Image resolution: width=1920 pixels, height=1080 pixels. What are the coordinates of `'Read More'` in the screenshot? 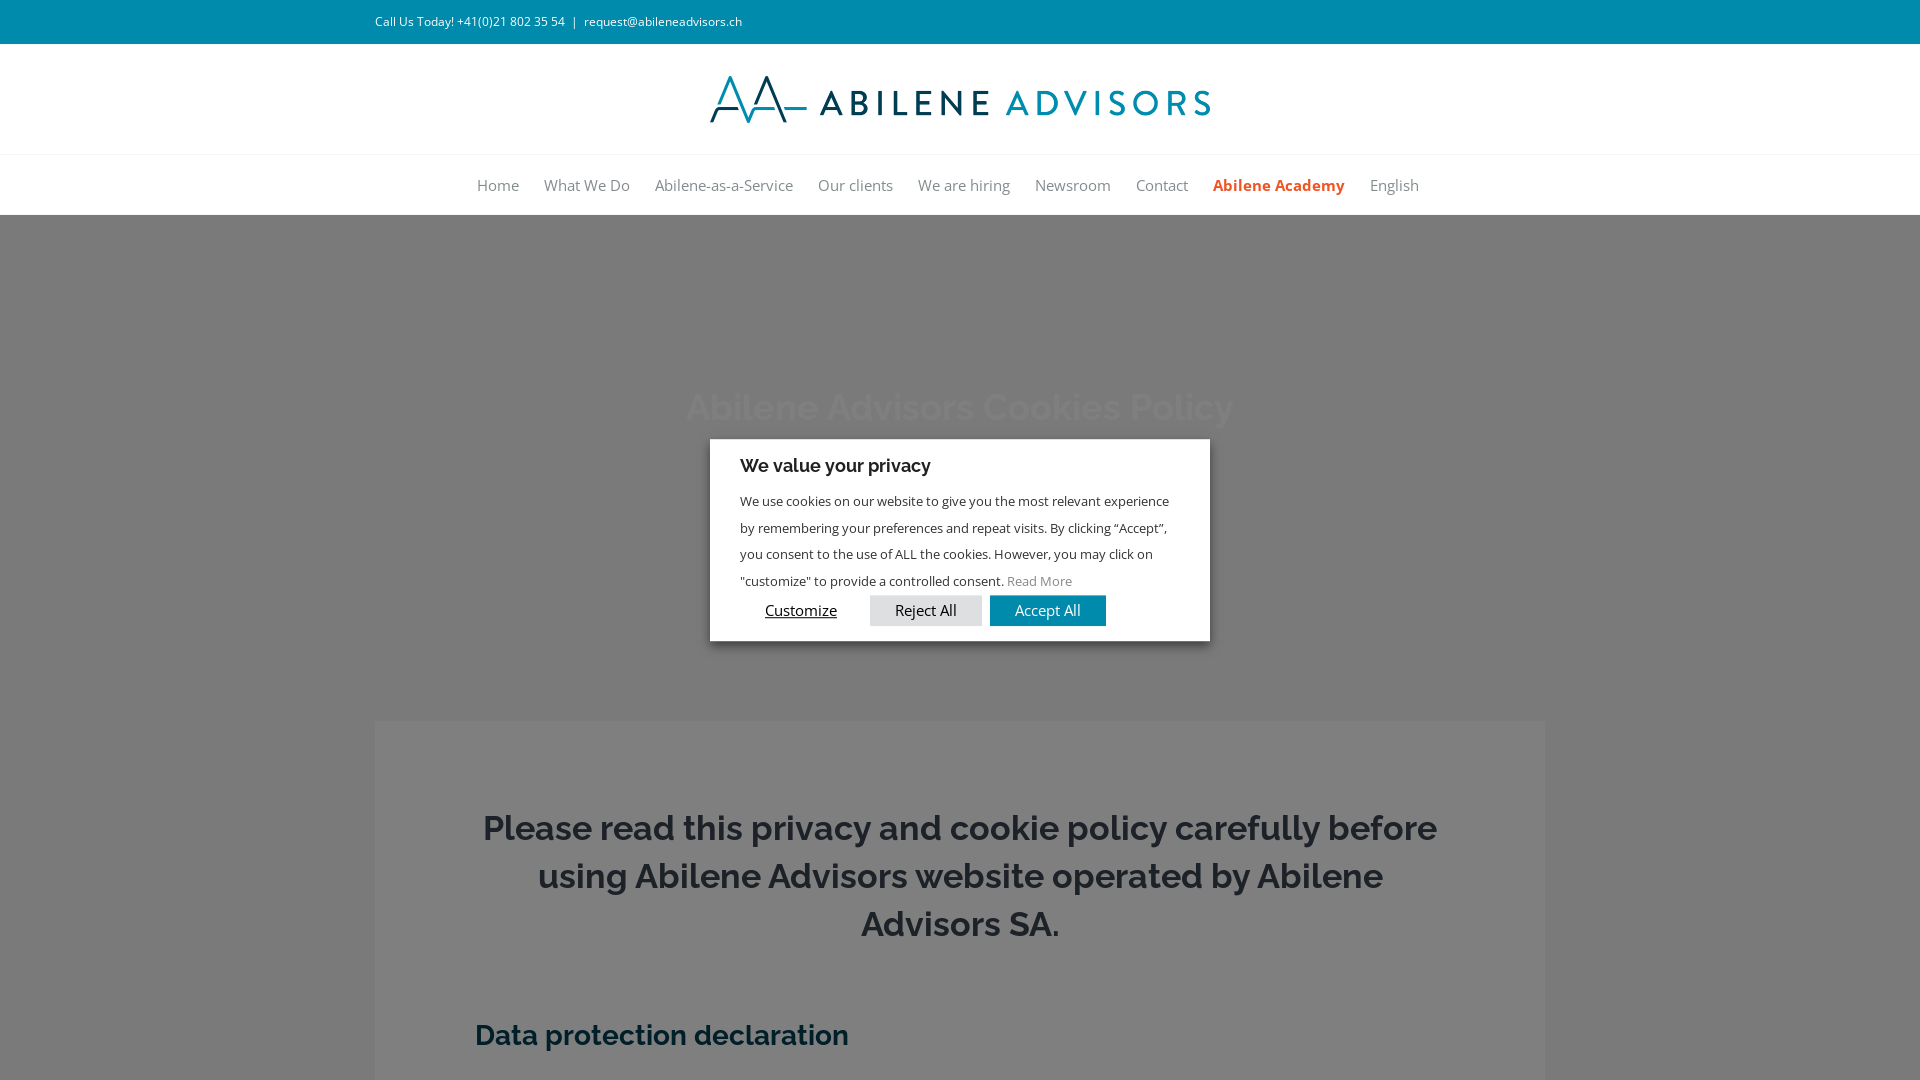 It's located at (1039, 581).